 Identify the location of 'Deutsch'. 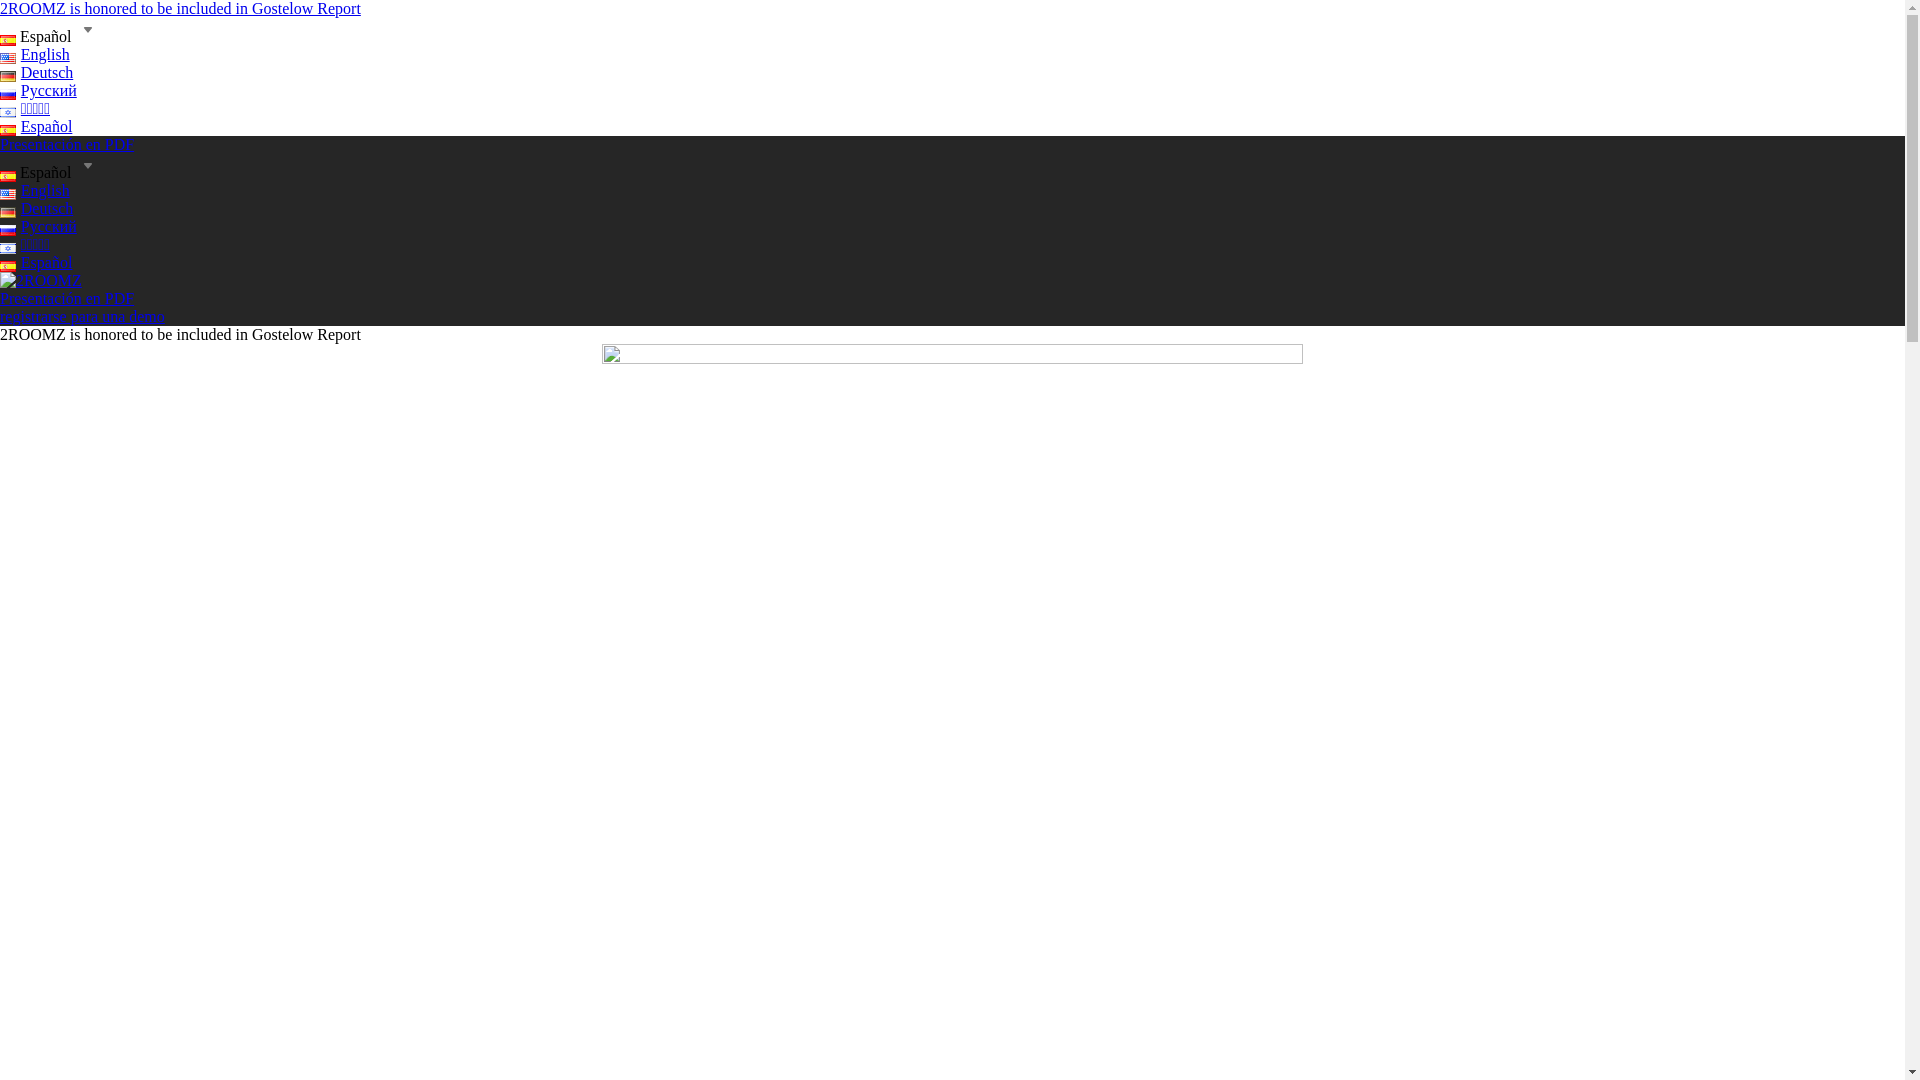
(36, 71).